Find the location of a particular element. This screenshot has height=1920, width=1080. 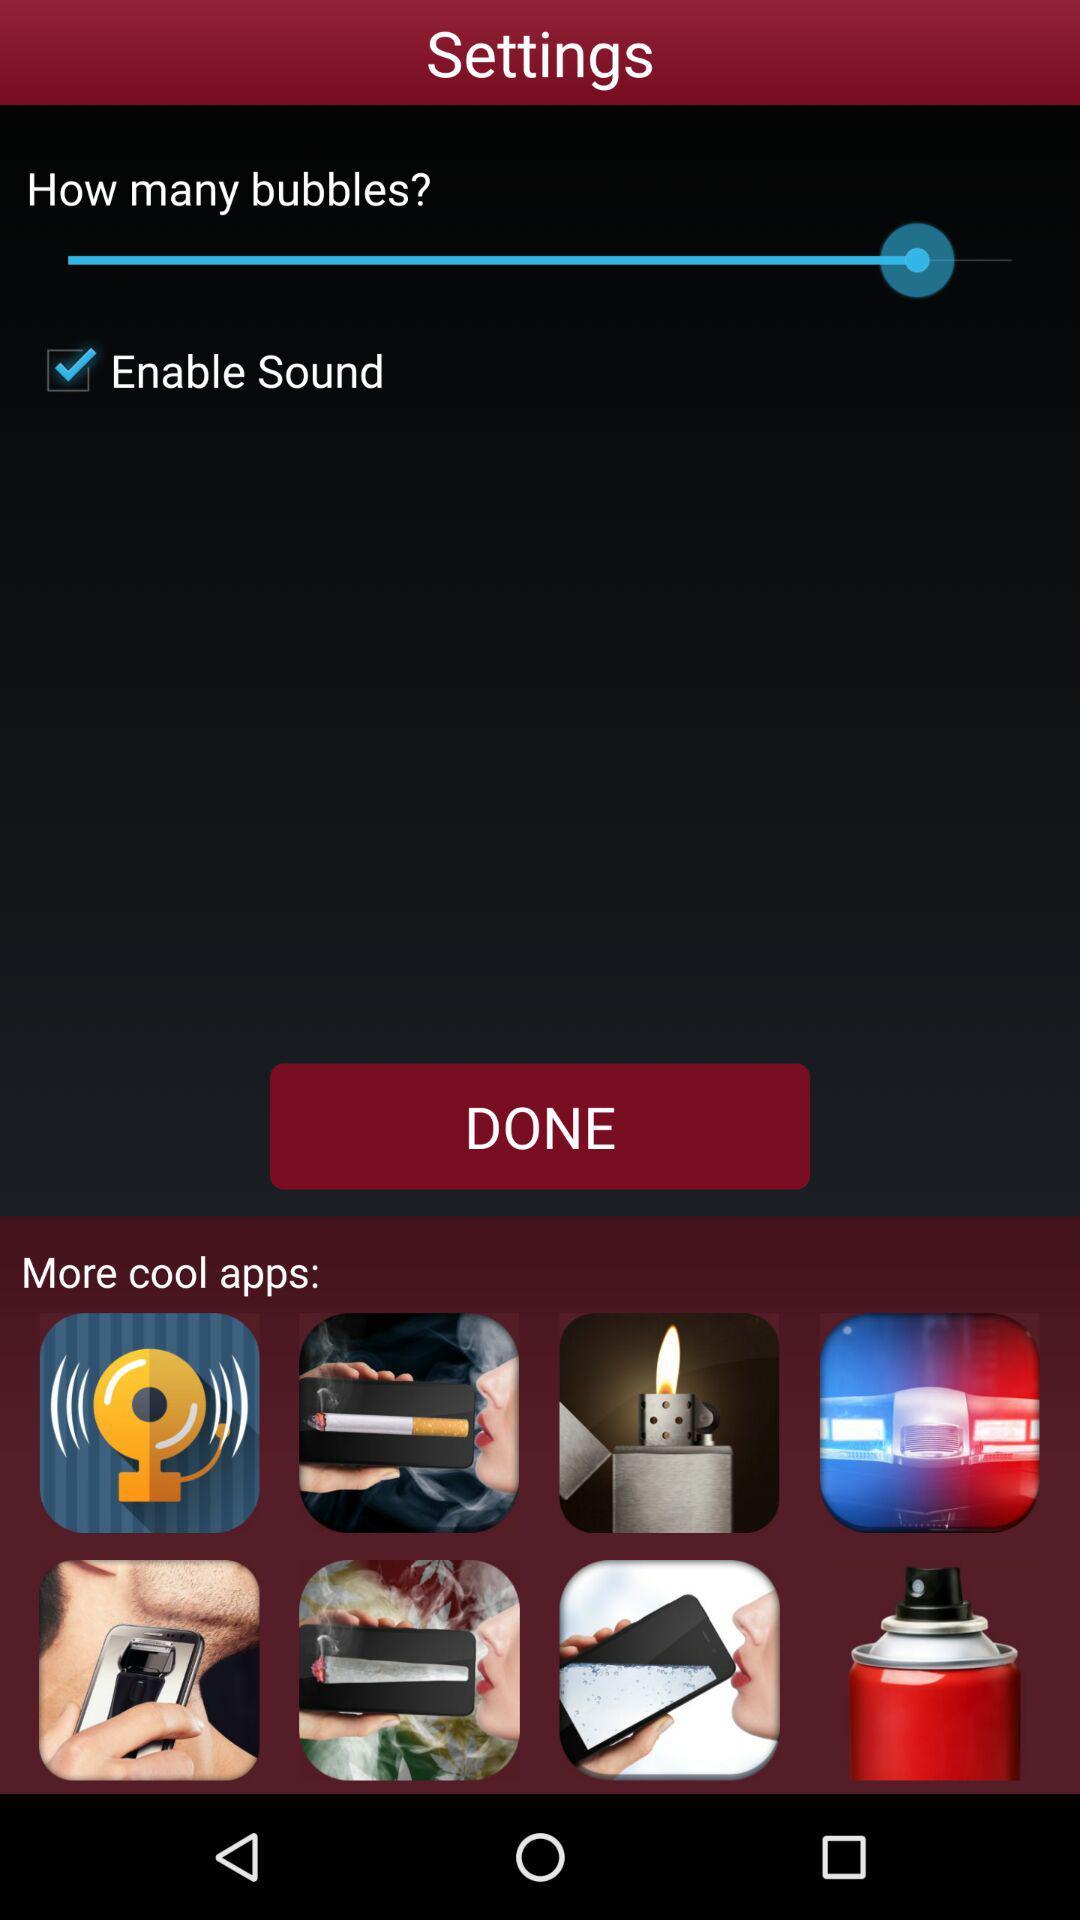

button above the done is located at coordinates (205, 370).